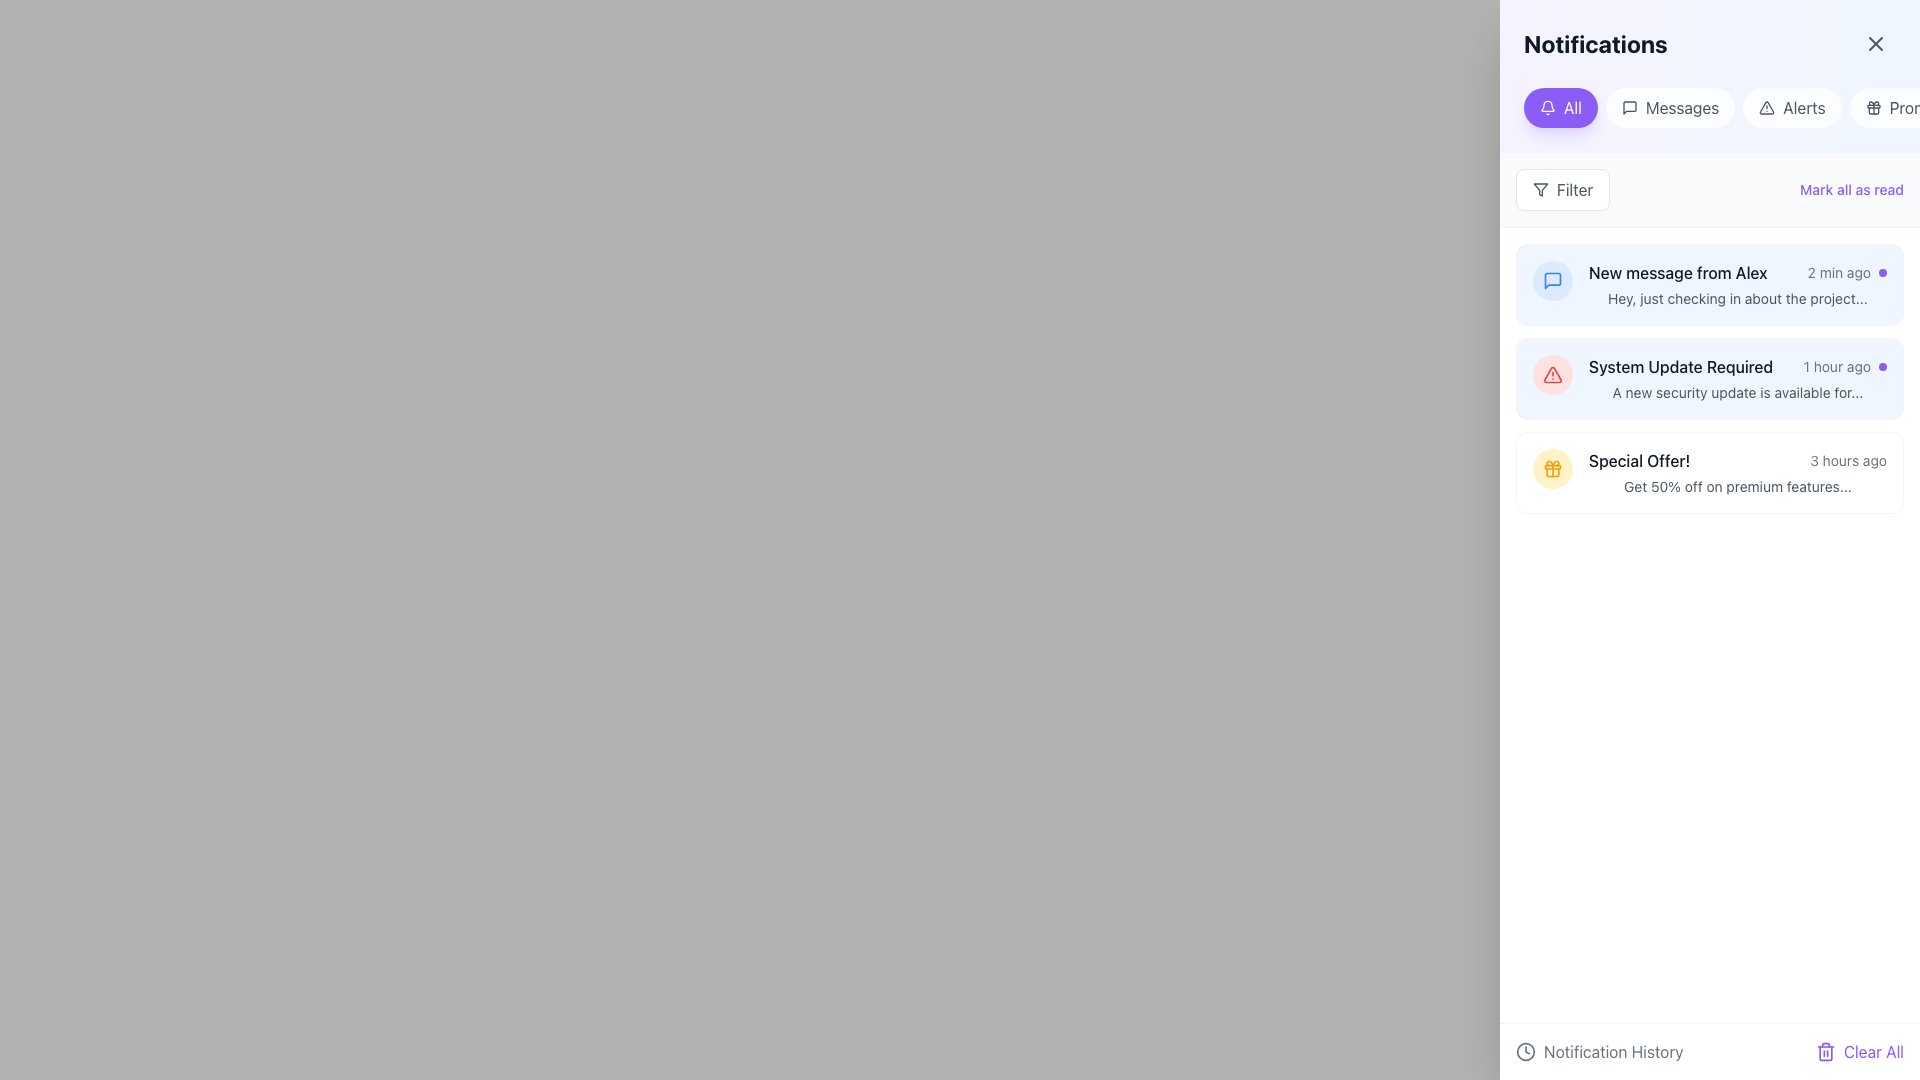 The image size is (1920, 1080). What do you see at coordinates (1875, 43) in the screenshot?
I see `the close or 'X' icon located at the top-right corner of the notification panel, identified by its small graphical cross shape with gray stroke` at bounding box center [1875, 43].